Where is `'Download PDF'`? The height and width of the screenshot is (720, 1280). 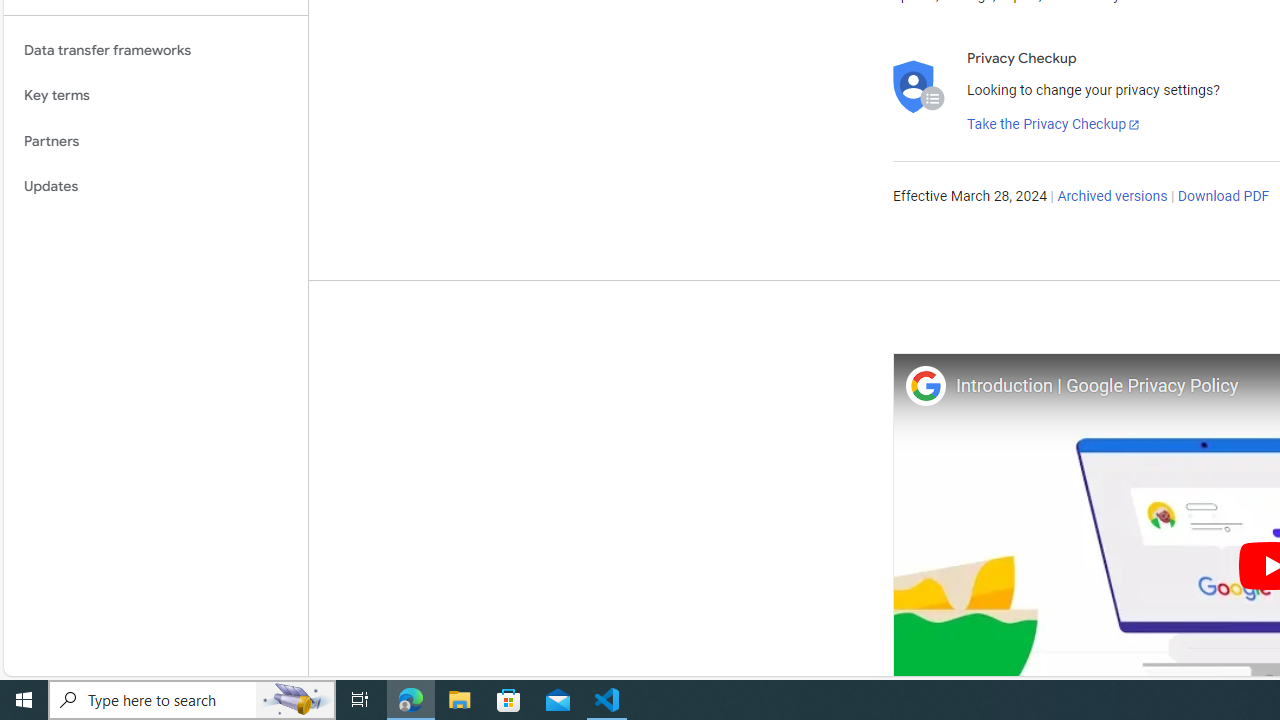
'Download PDF' is located at coordinates (1222, 196).